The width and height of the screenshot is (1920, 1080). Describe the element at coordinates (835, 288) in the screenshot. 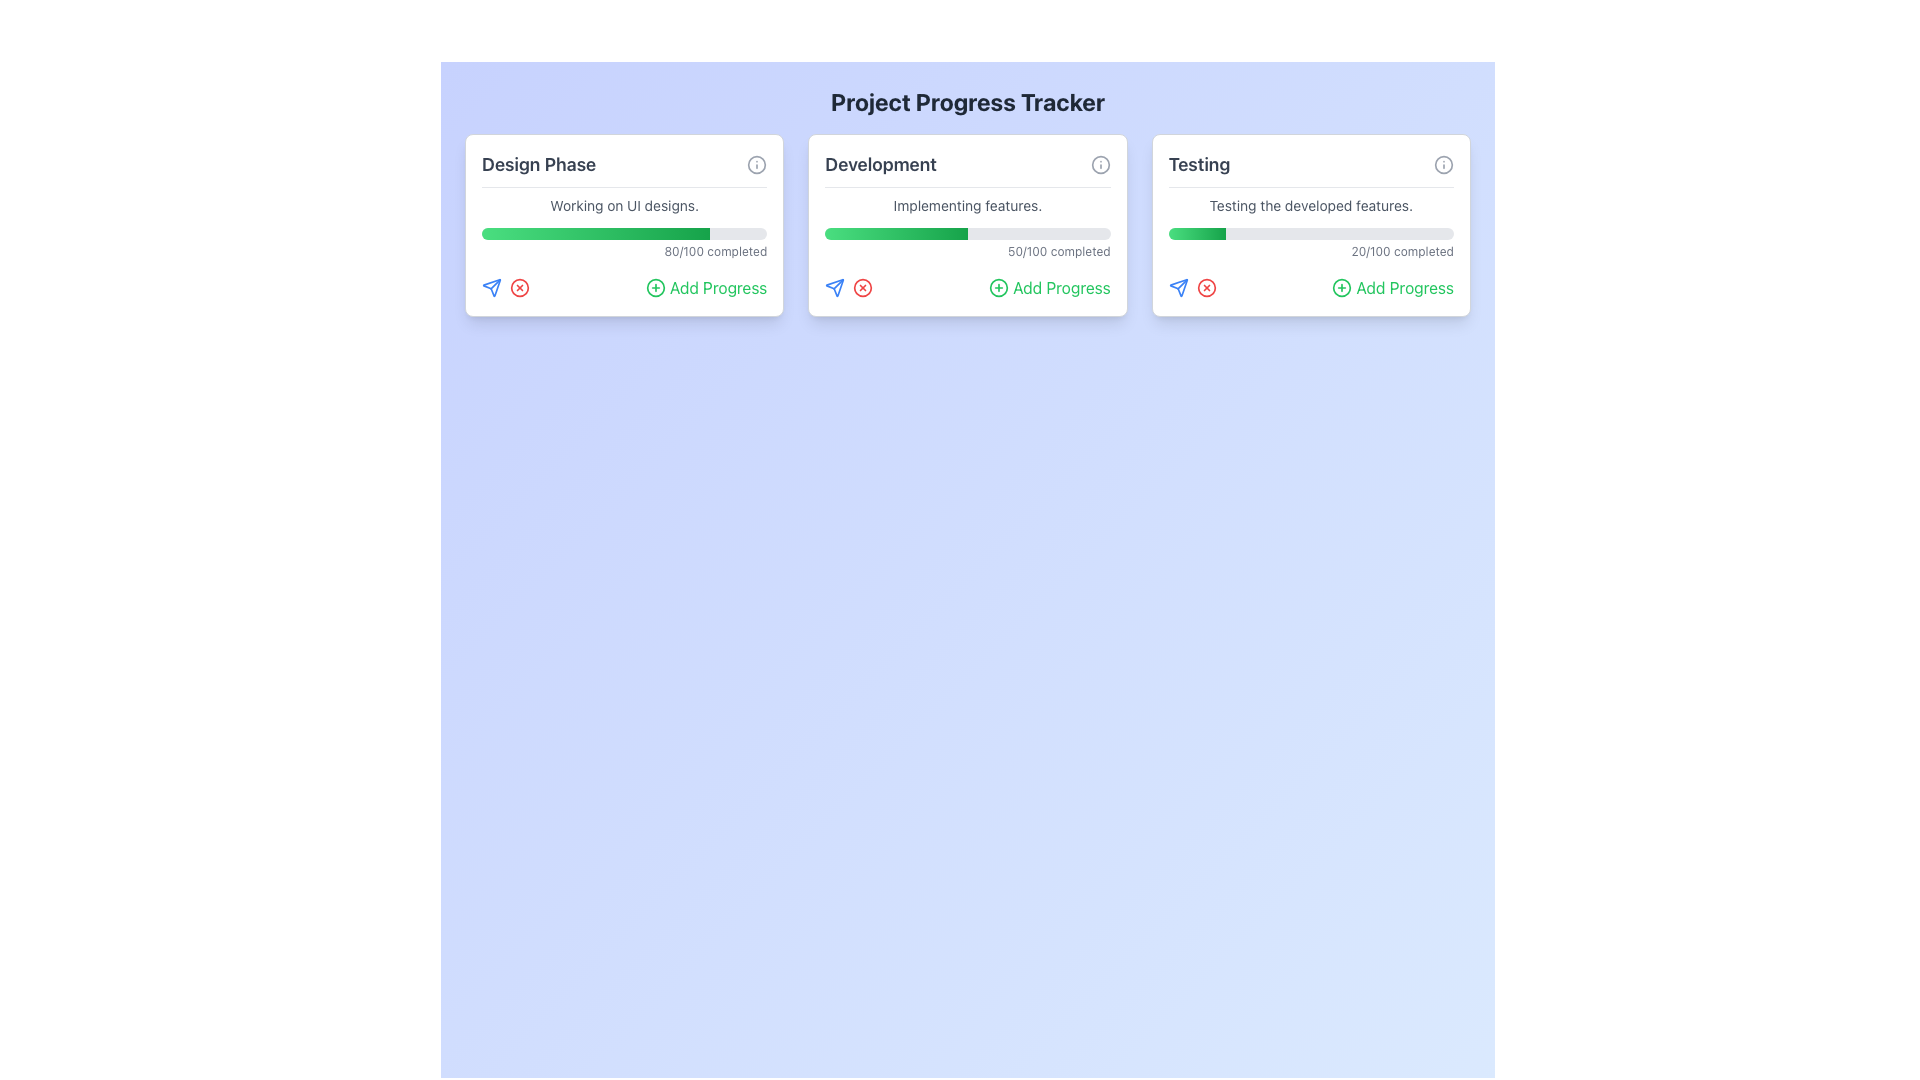

I see `the icon-based button with a paper airplane motif styled in blue, located under the 'Testing' section` at that location.